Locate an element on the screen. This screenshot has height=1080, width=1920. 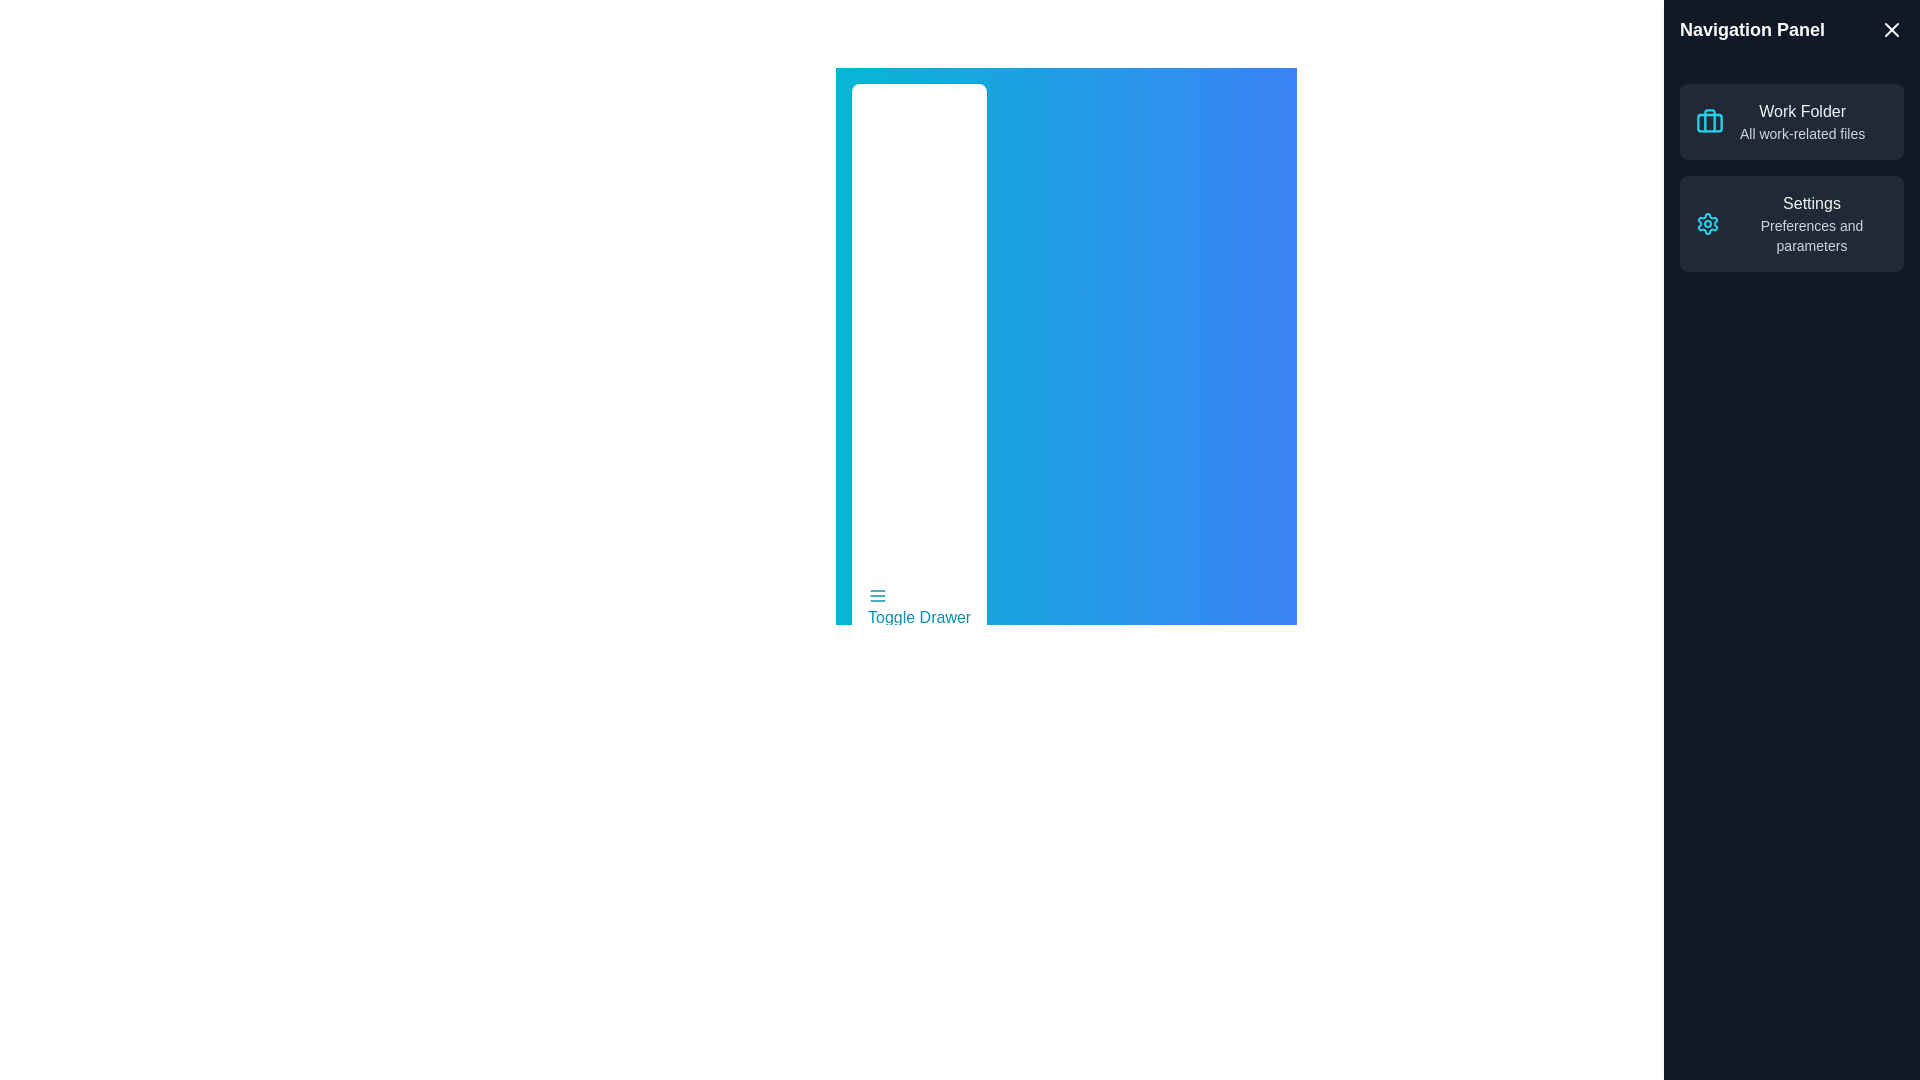
the 'X' icon in the top-right corner of the drawer to close it is located at coordinates (1890, 30).